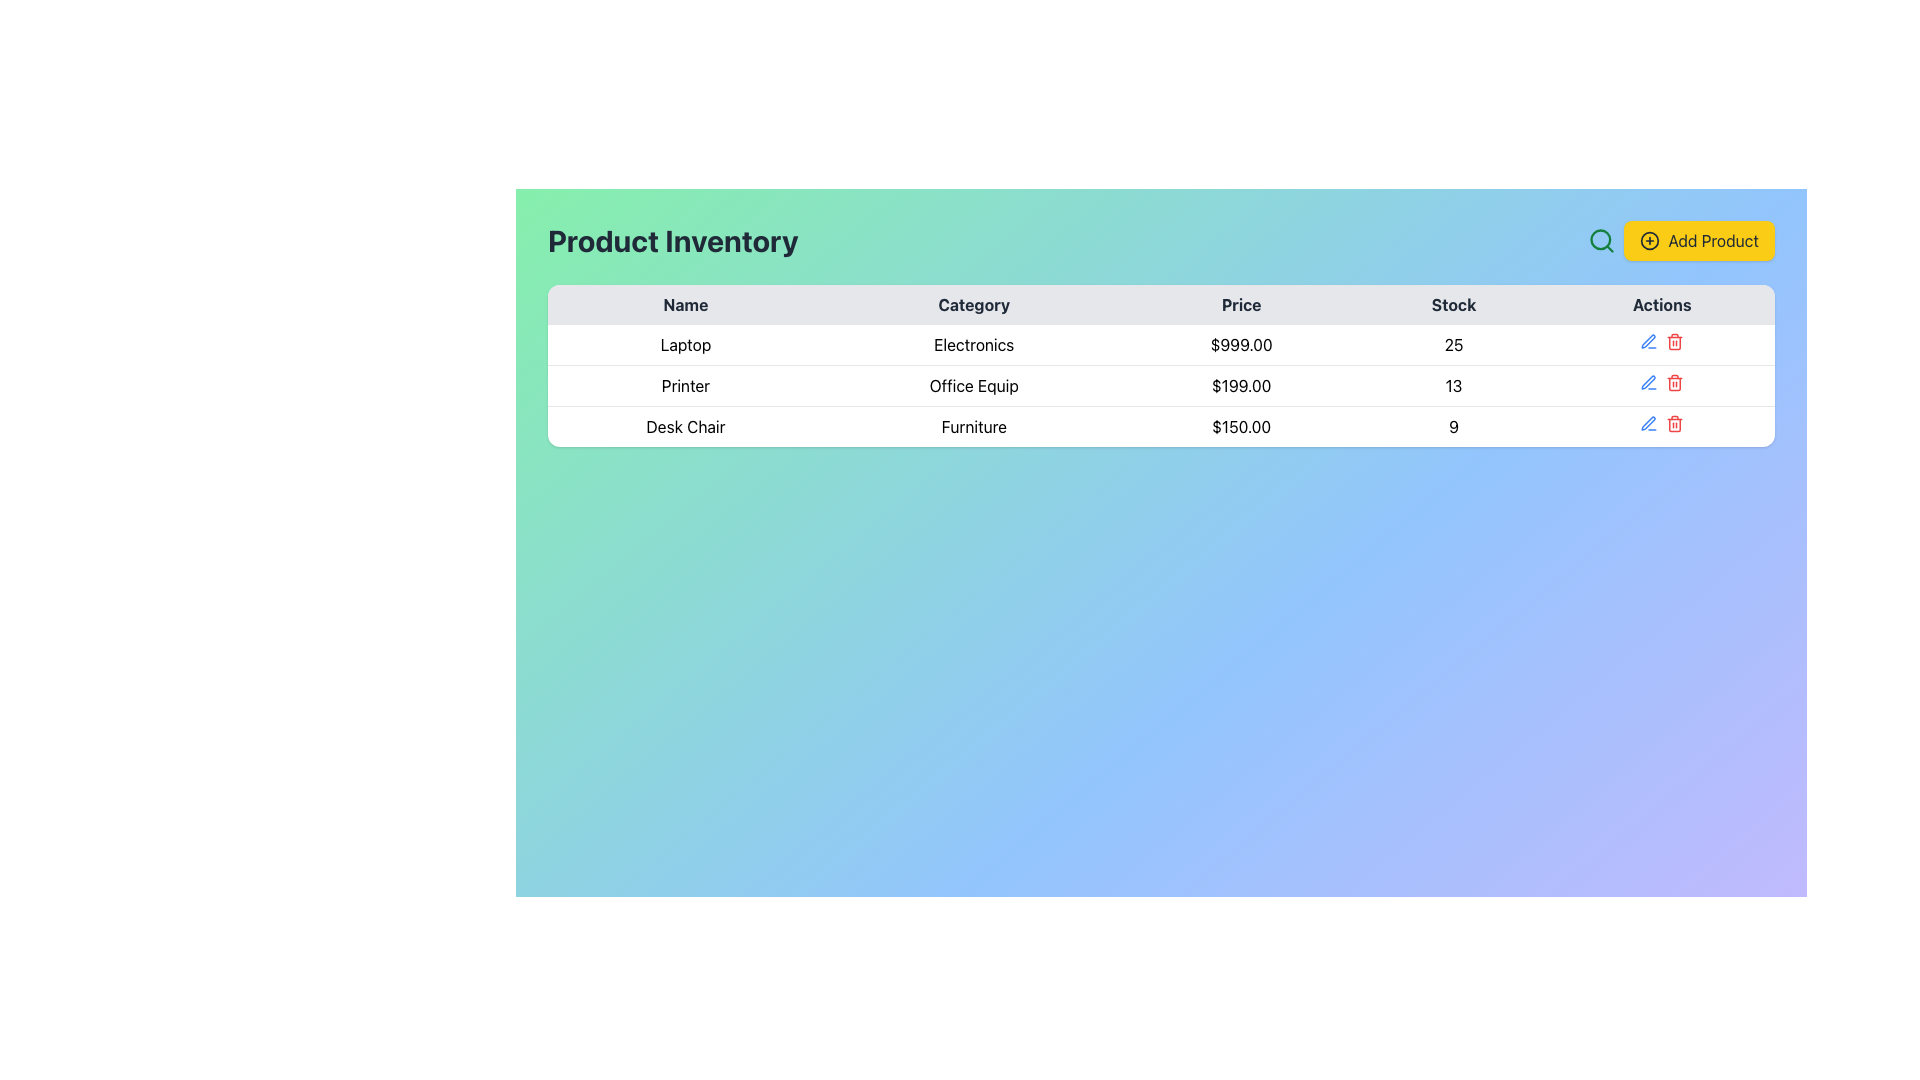 This screenshot has width=1920, height=1080. Describe the element at coordinates (1662, 382) in the screenshot. I see `the pencil icon in the Interactive Icon Group located in the last cell of the row for the item labeled 'Printer' in the Actions column` at that location.